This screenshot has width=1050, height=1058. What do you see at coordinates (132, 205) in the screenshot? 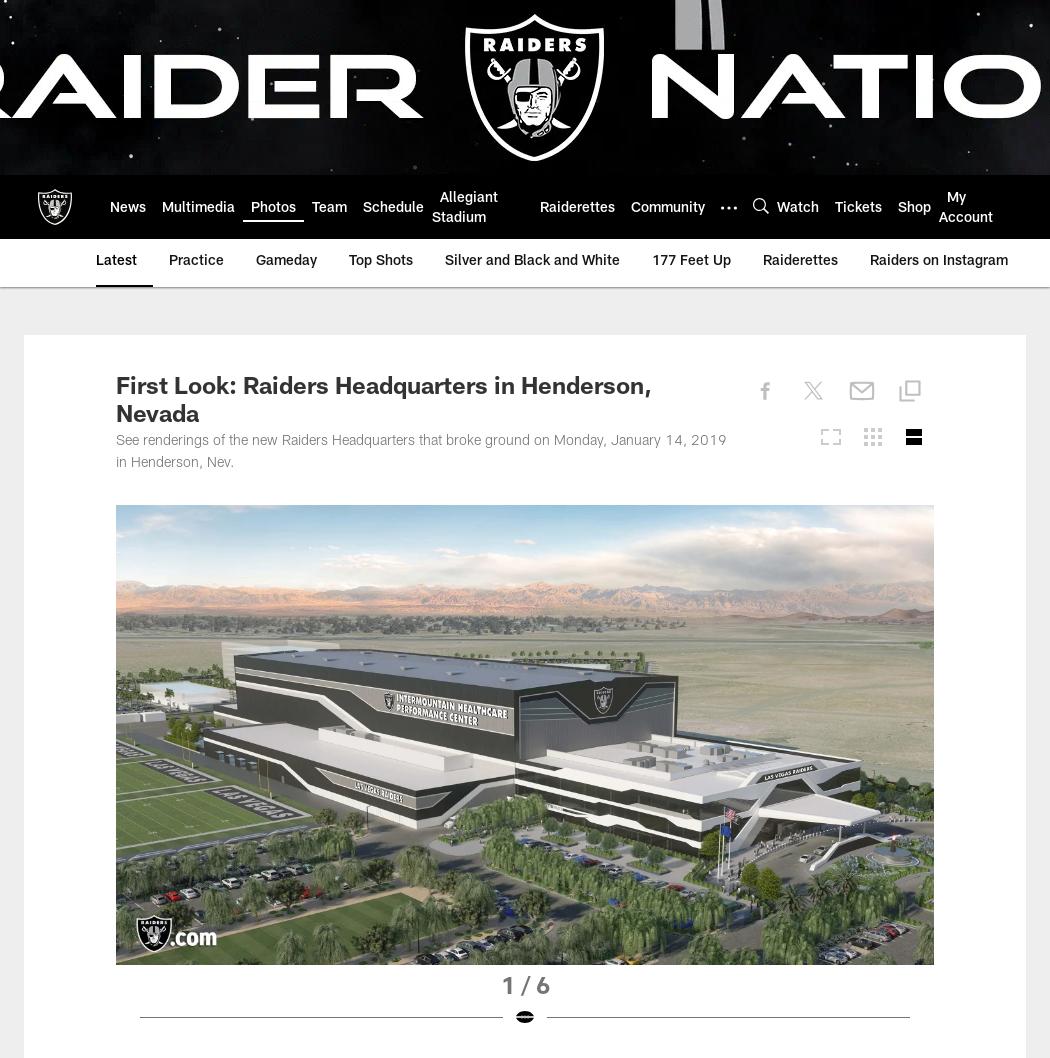
I see `'History'` at bounding box center [132, 205].